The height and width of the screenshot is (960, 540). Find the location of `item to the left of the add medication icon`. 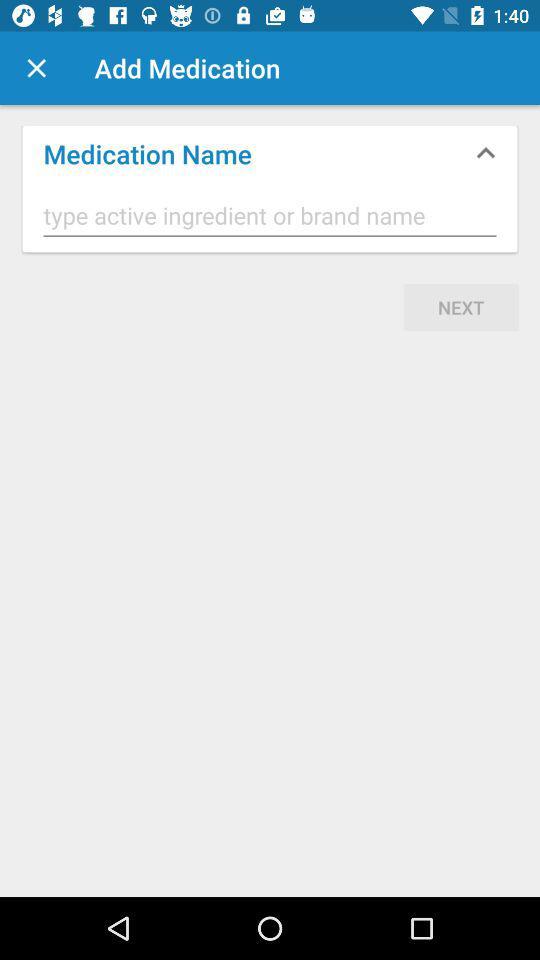

item to the left of the add medication icon is located at coordinates (36, 68).